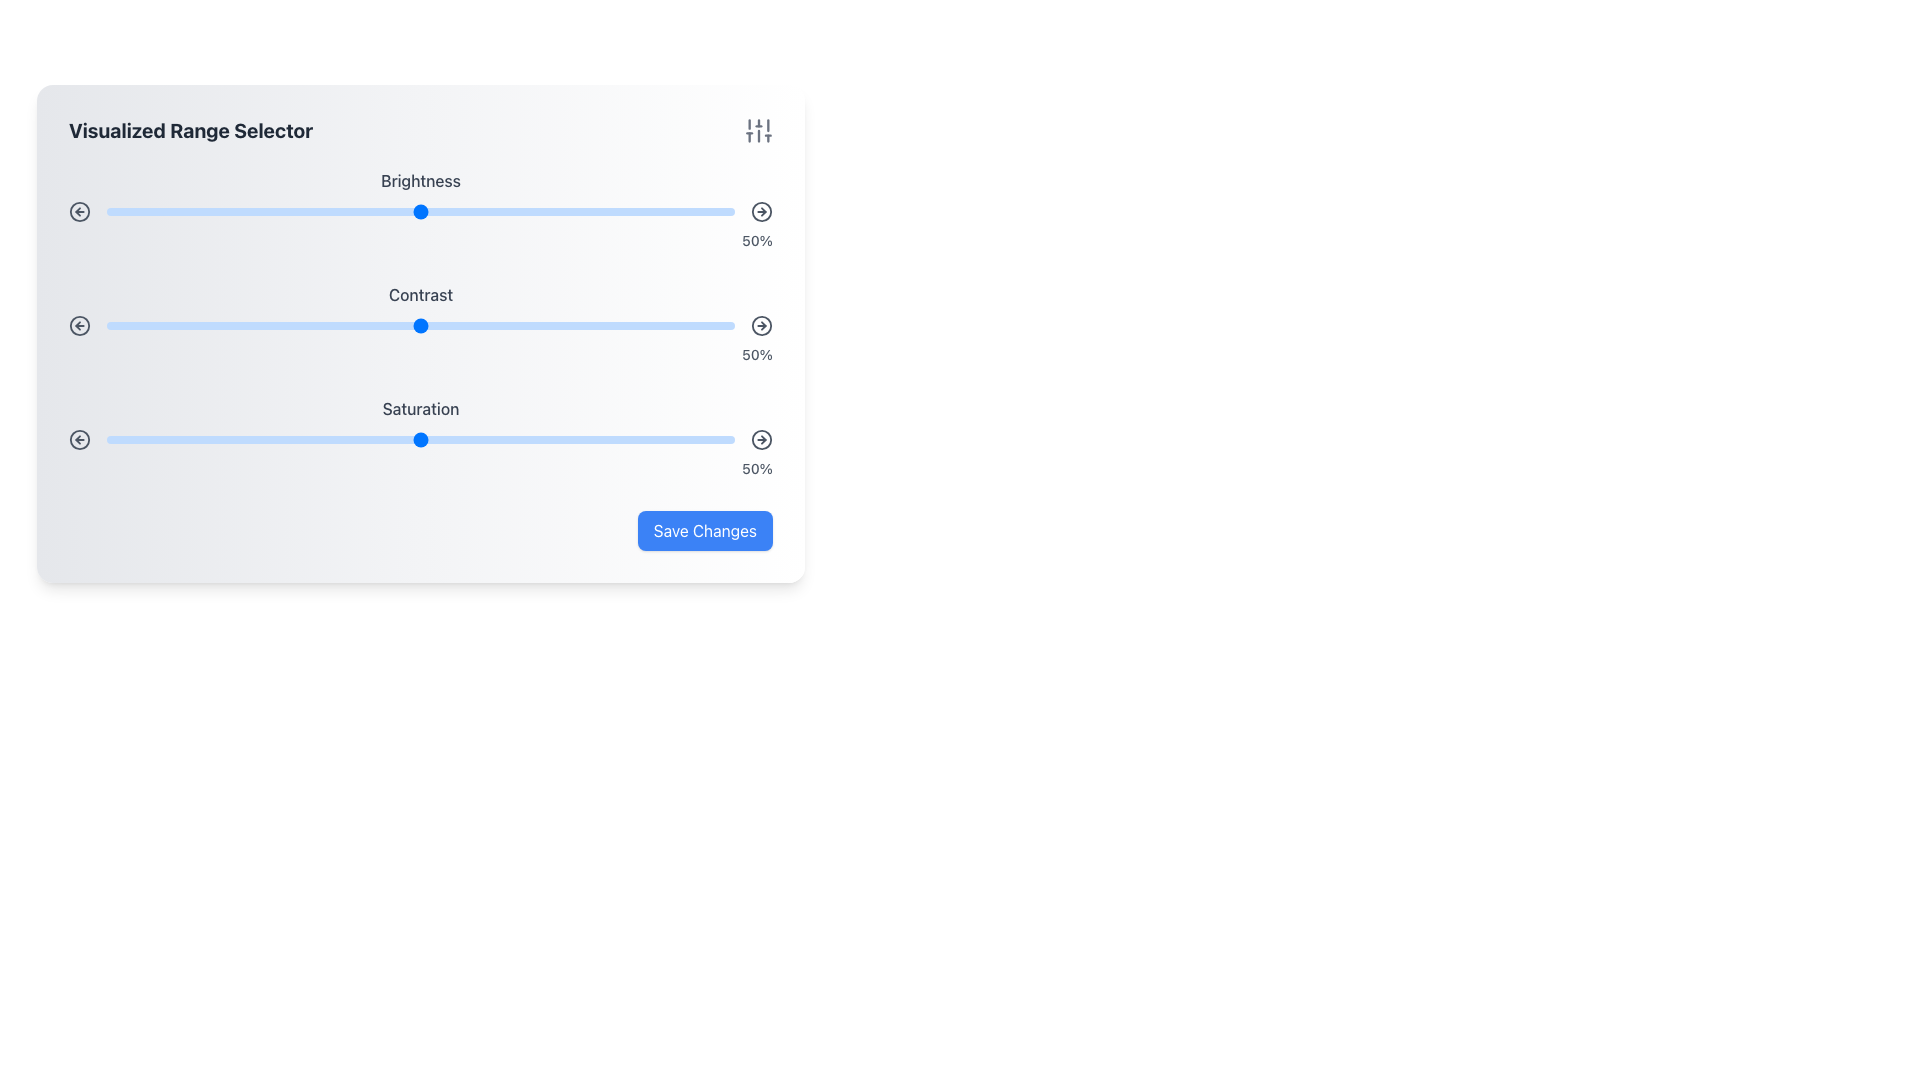  What do you see at coordinates (540, 325) in the screenshot?
I see `the value of the contrast slider` at bounding box center [540, 325].